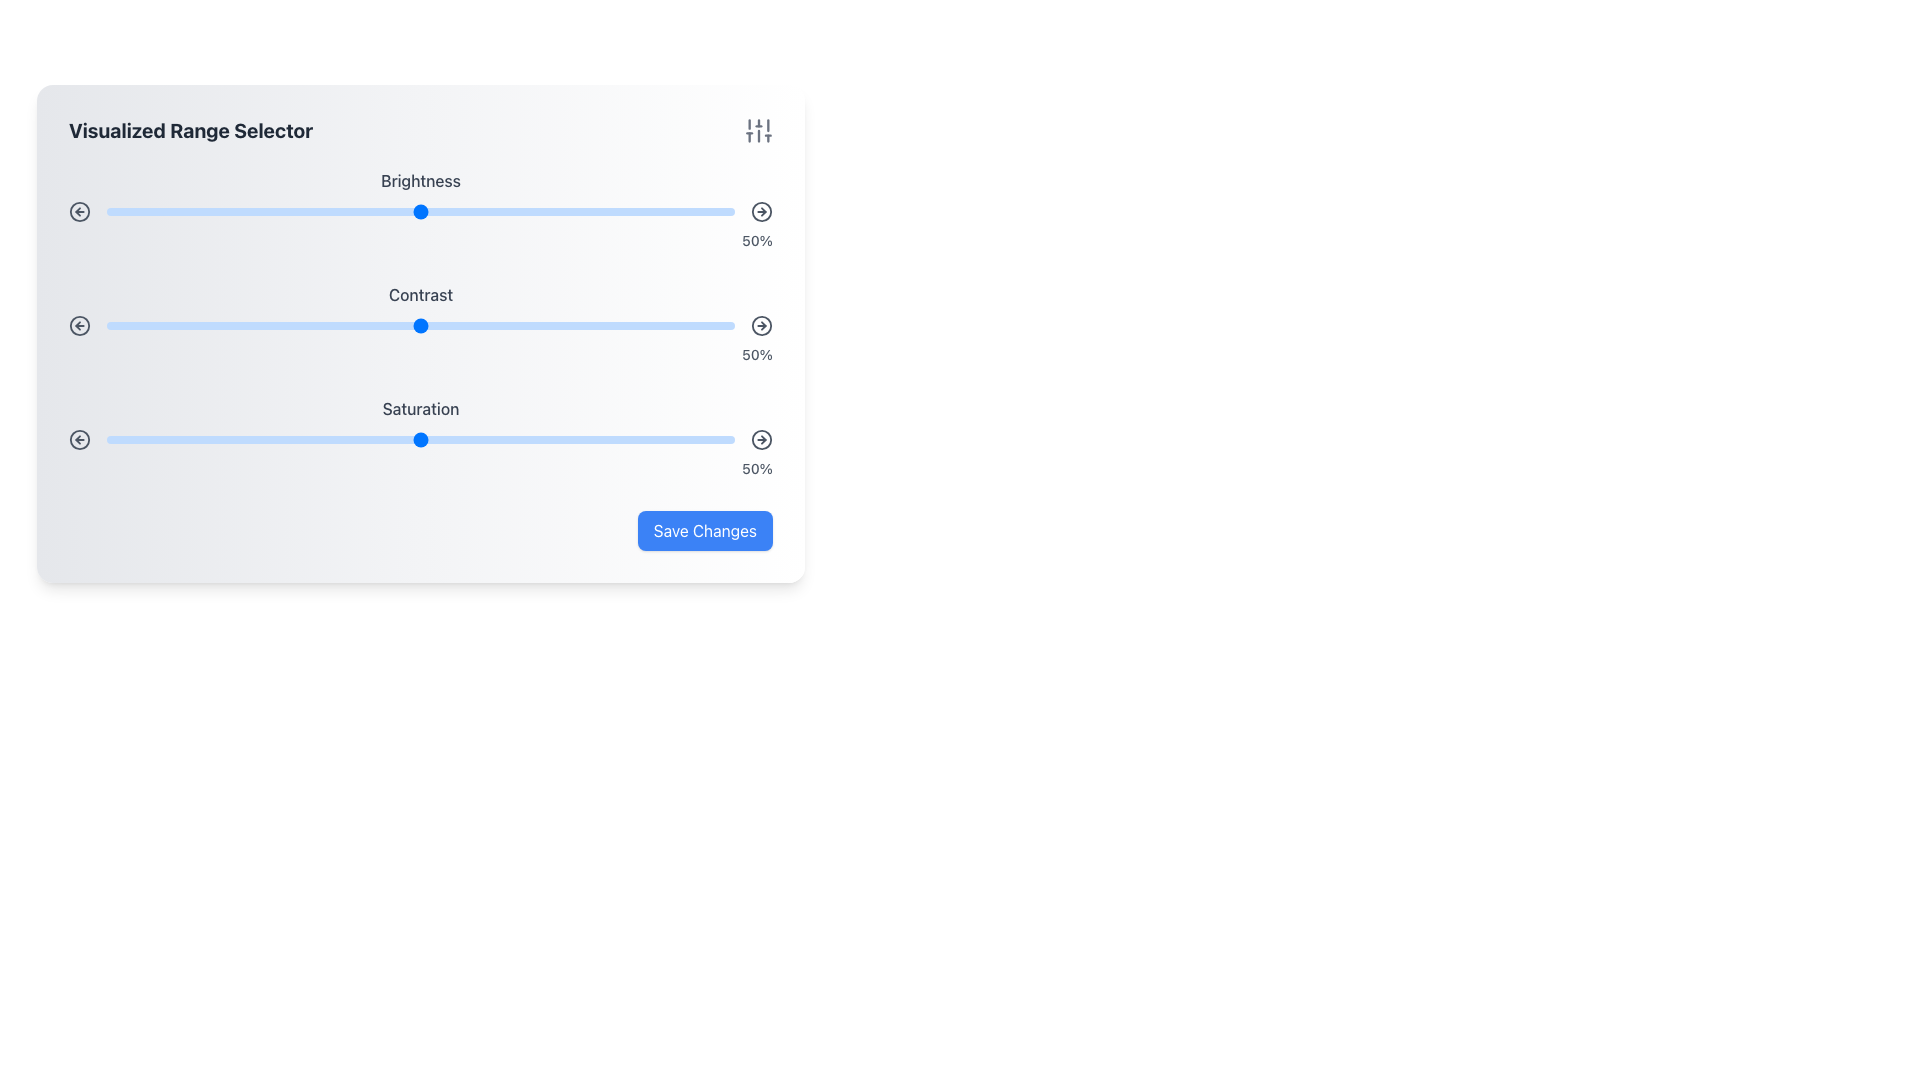  What do you see at coordinates (540, 325) in the screenshot?
I see `the value of the contrast slider` at bounding box center [540, 325].